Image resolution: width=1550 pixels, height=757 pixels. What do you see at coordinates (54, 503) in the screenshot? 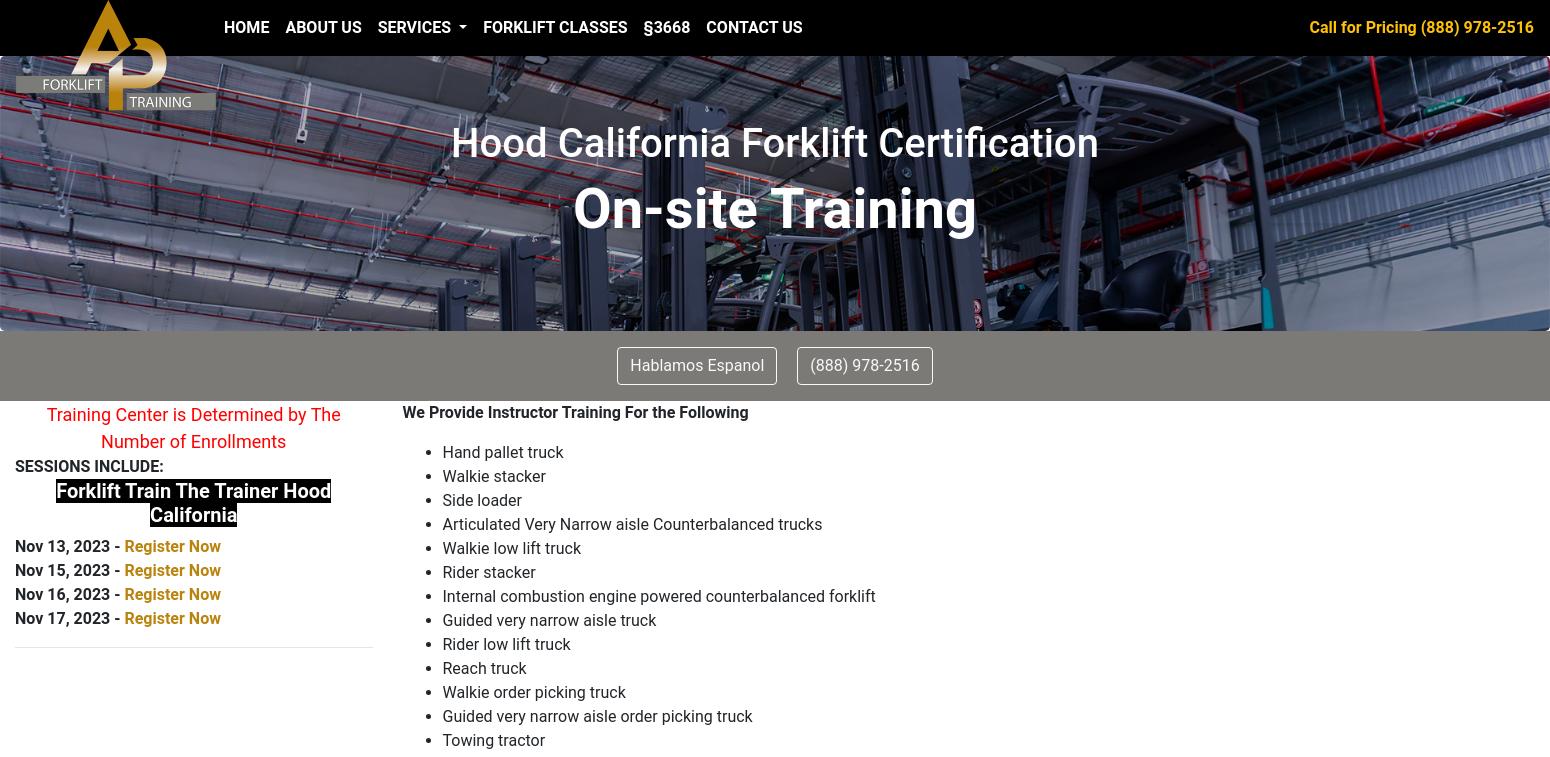
I see `'Forklift Train The Trainer Hood  California'` at bounding box center [54, 503].